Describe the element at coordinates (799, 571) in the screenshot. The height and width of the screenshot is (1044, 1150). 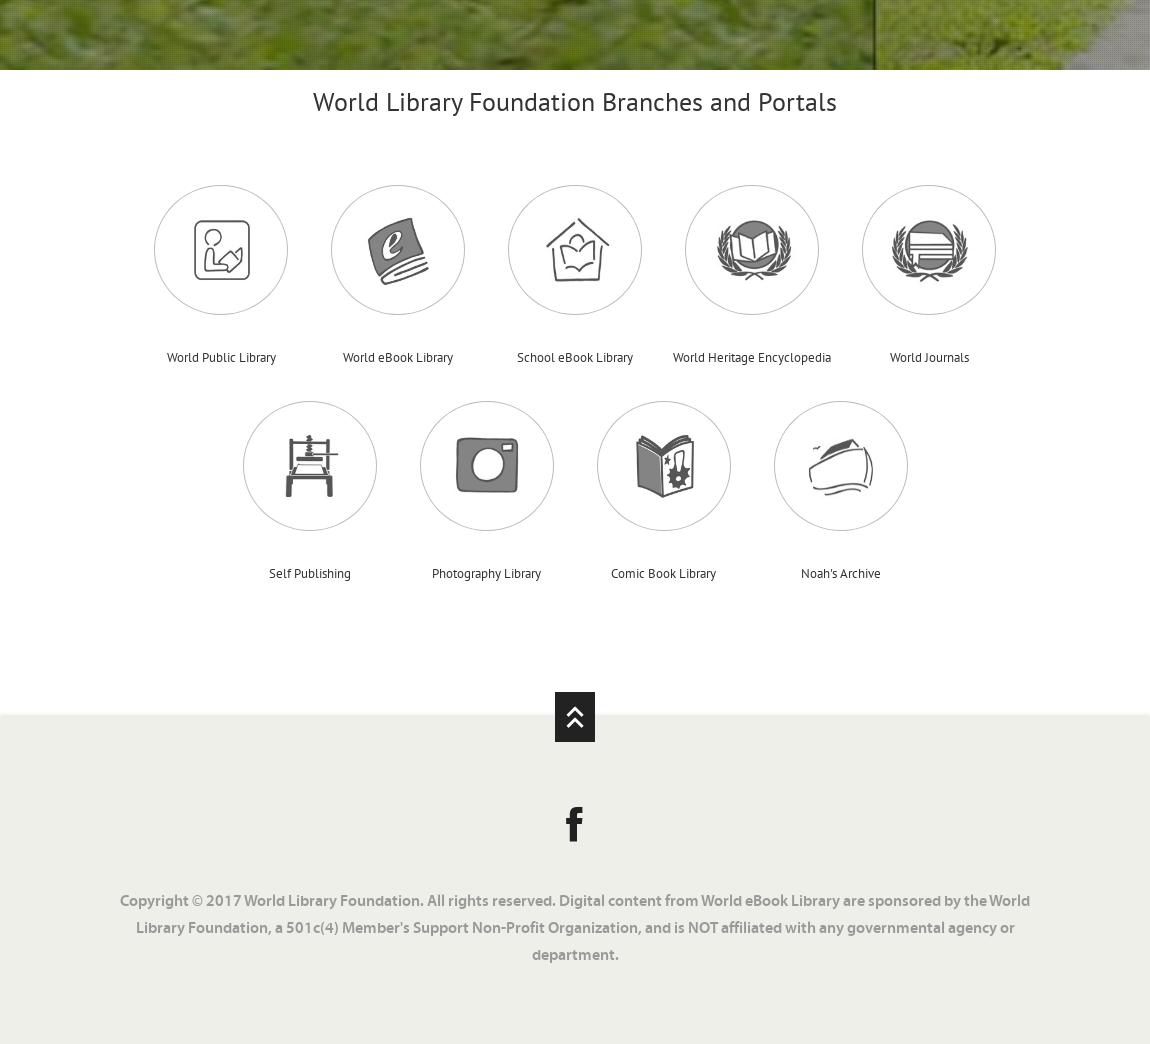
I see `'Noah's Archive'` at that location.